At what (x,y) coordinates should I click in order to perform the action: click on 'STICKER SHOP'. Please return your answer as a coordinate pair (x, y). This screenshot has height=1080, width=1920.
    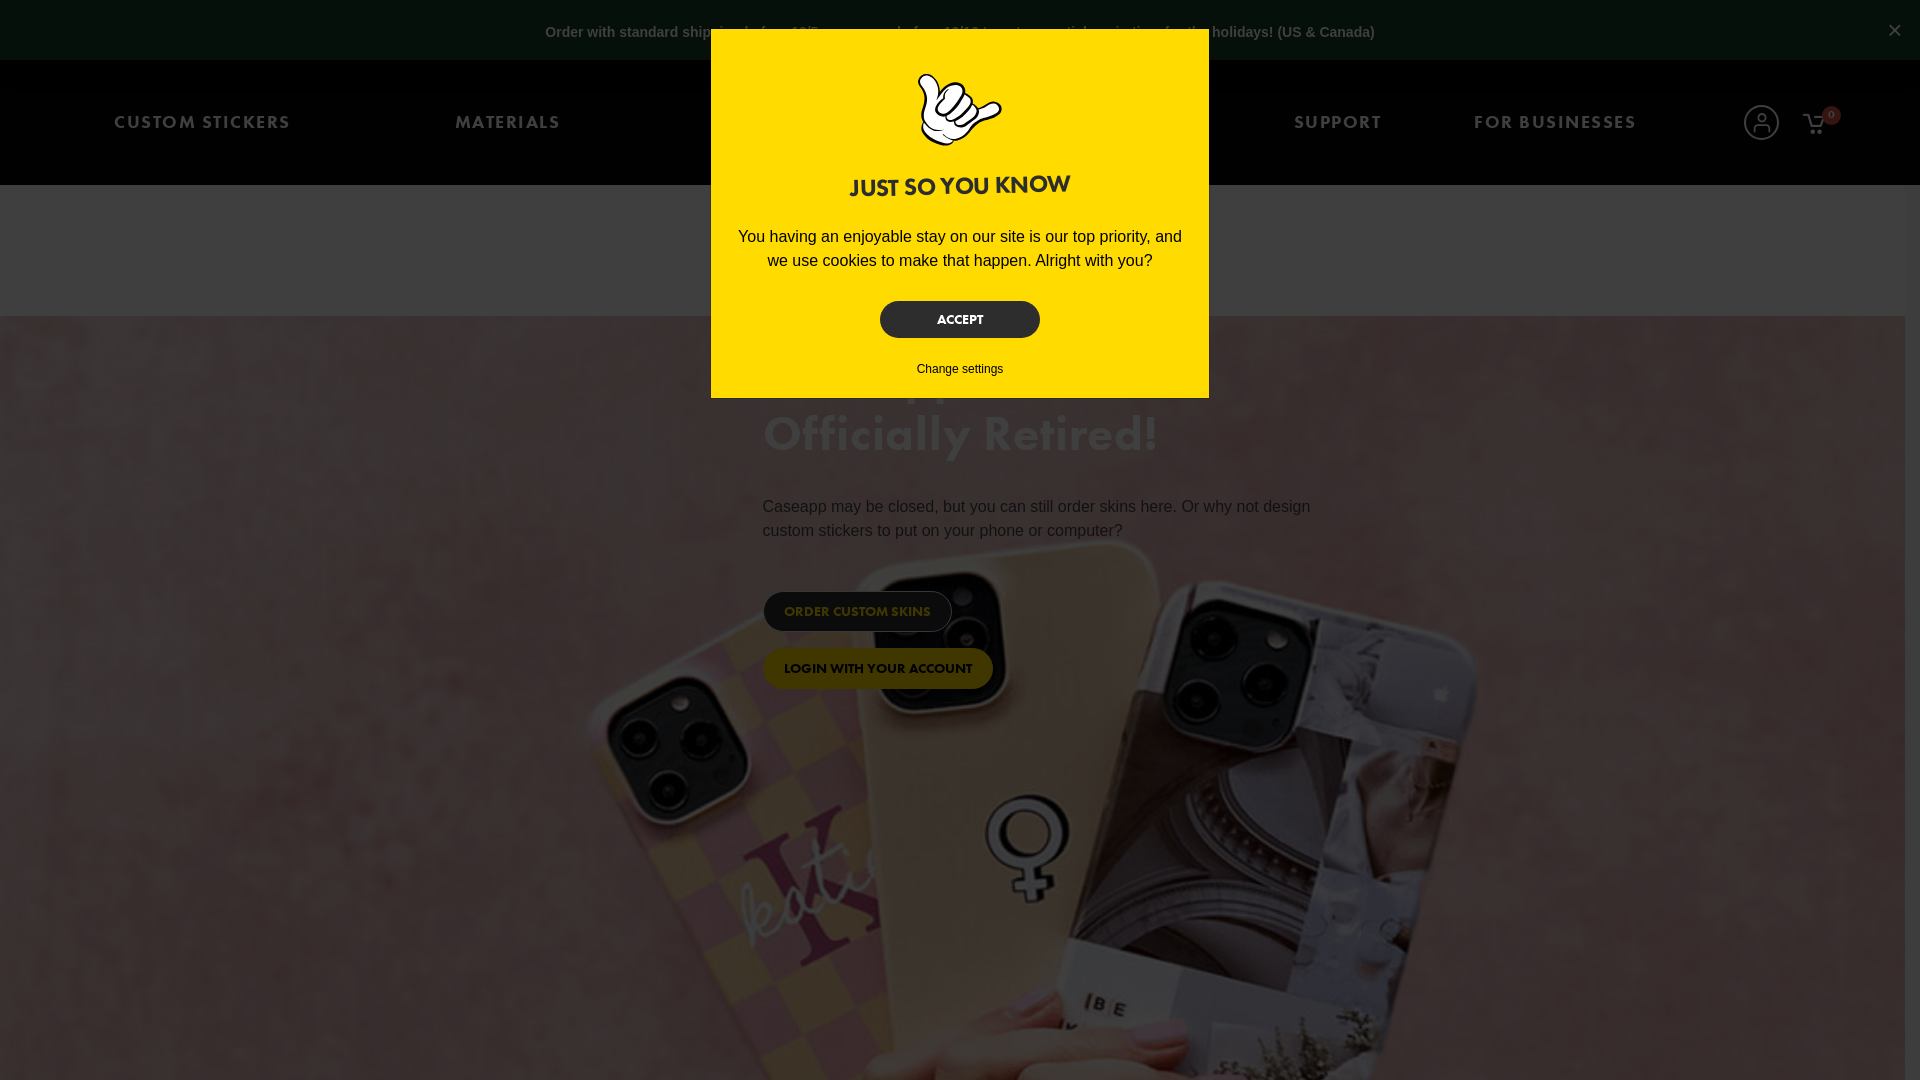
    Looking at the image, I should click on (1132, 122).